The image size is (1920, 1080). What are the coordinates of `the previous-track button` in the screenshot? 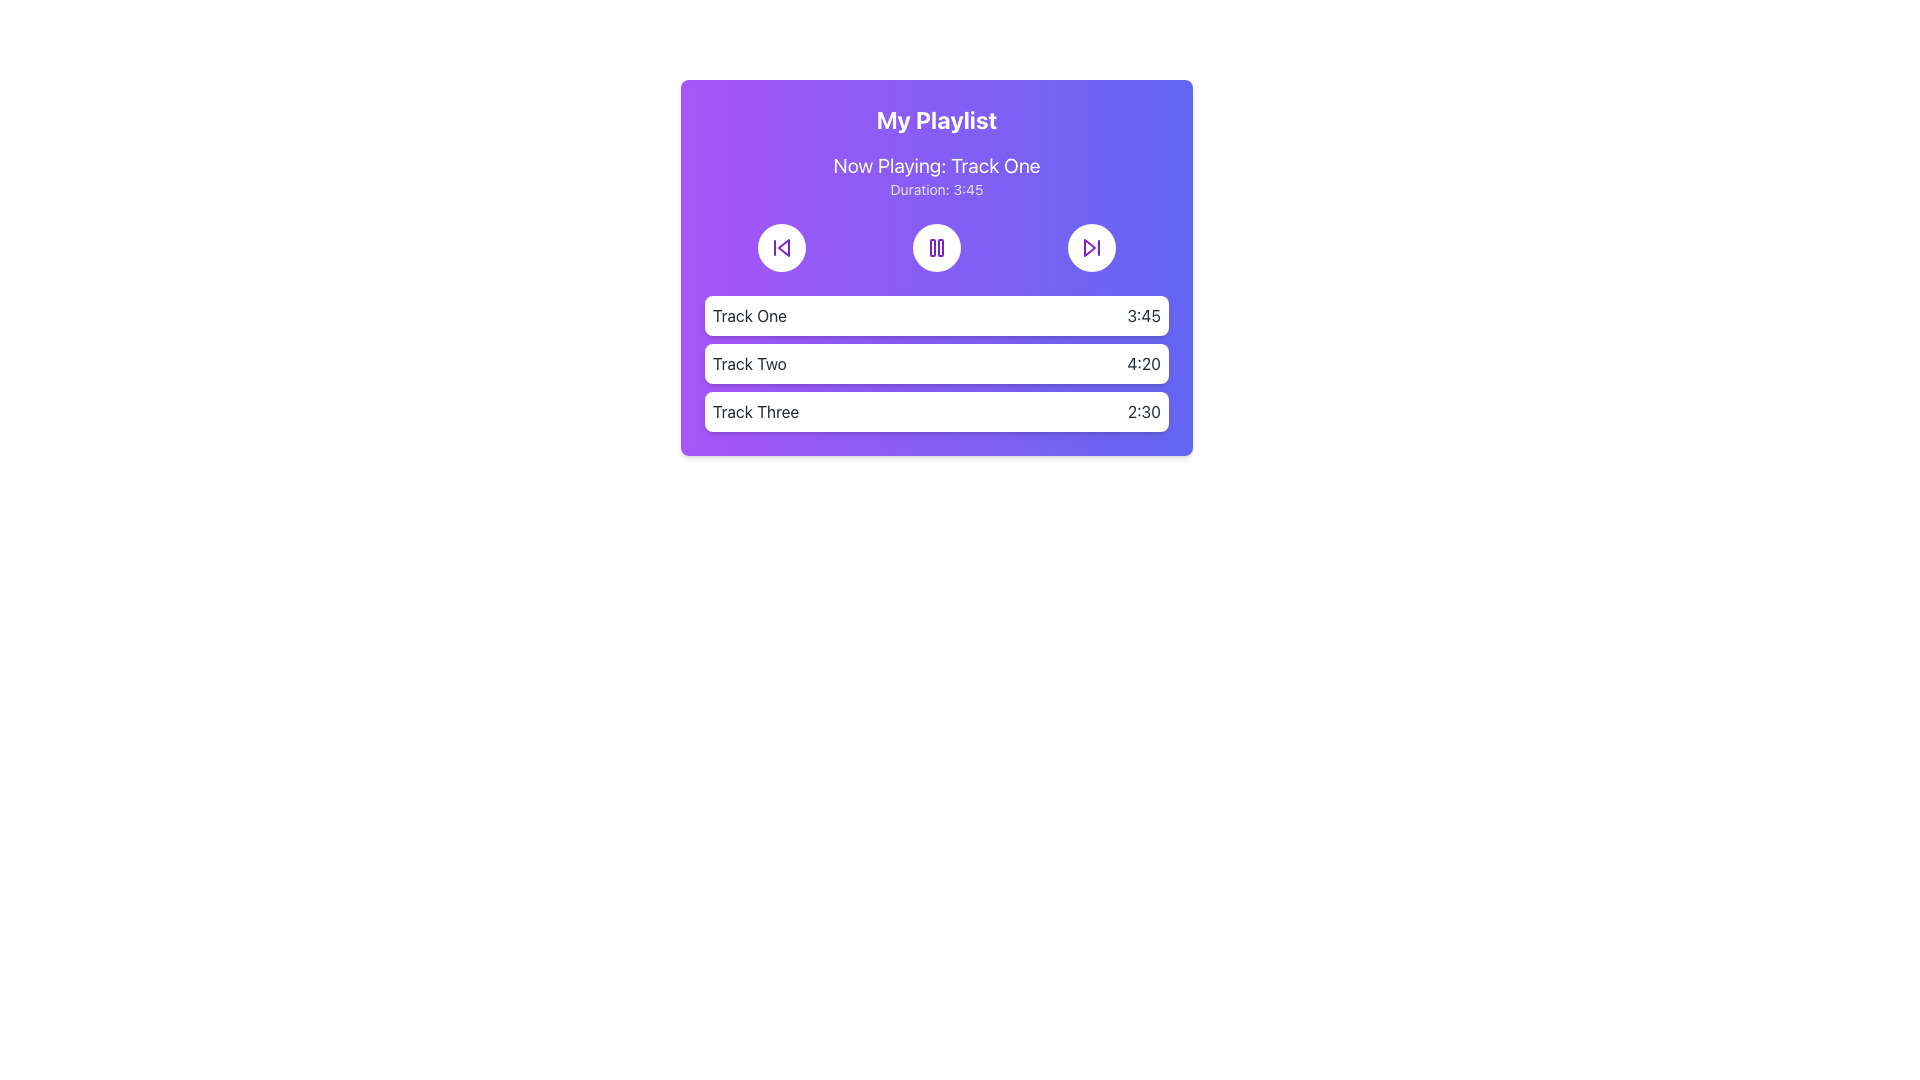 It's located at (781, 246).